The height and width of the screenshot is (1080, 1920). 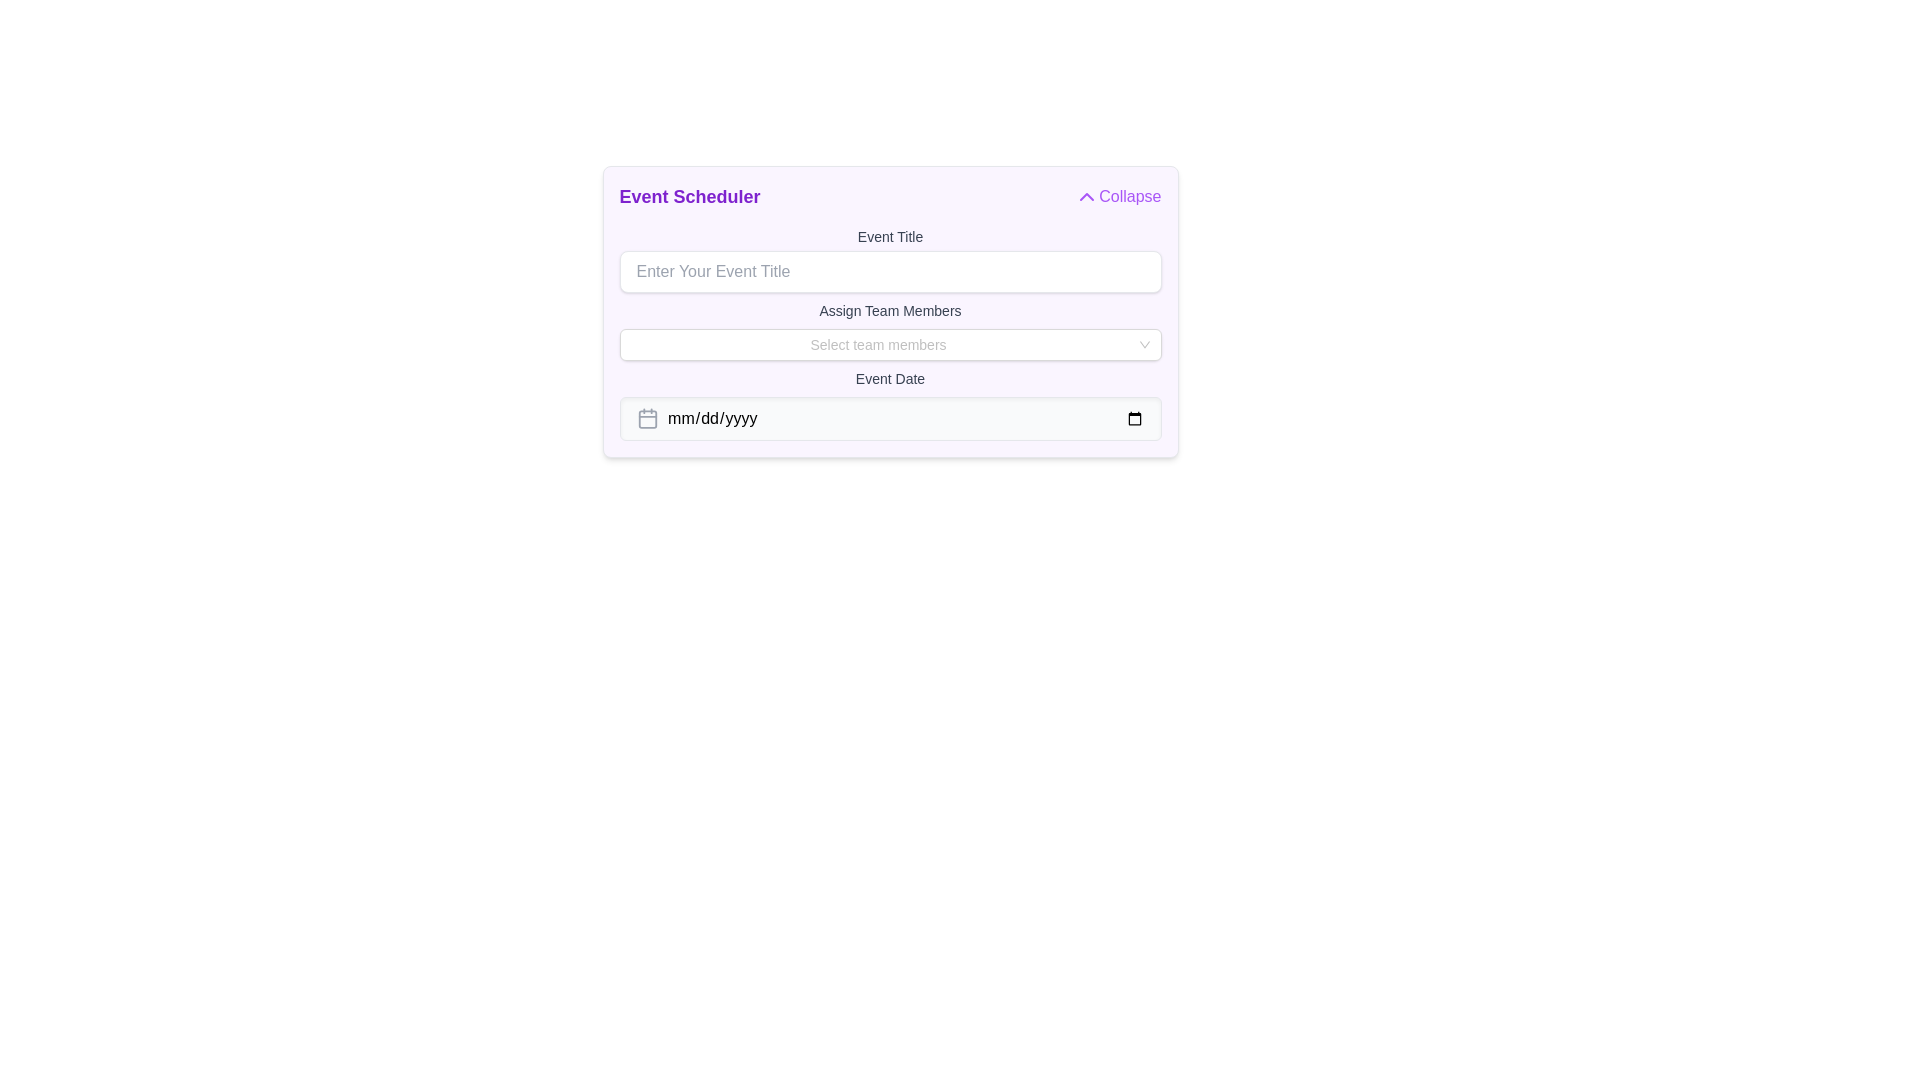 I want to click on on the Dropdown menu located beneath the 'Assign Team Members' label, so click(x=889, y=343).